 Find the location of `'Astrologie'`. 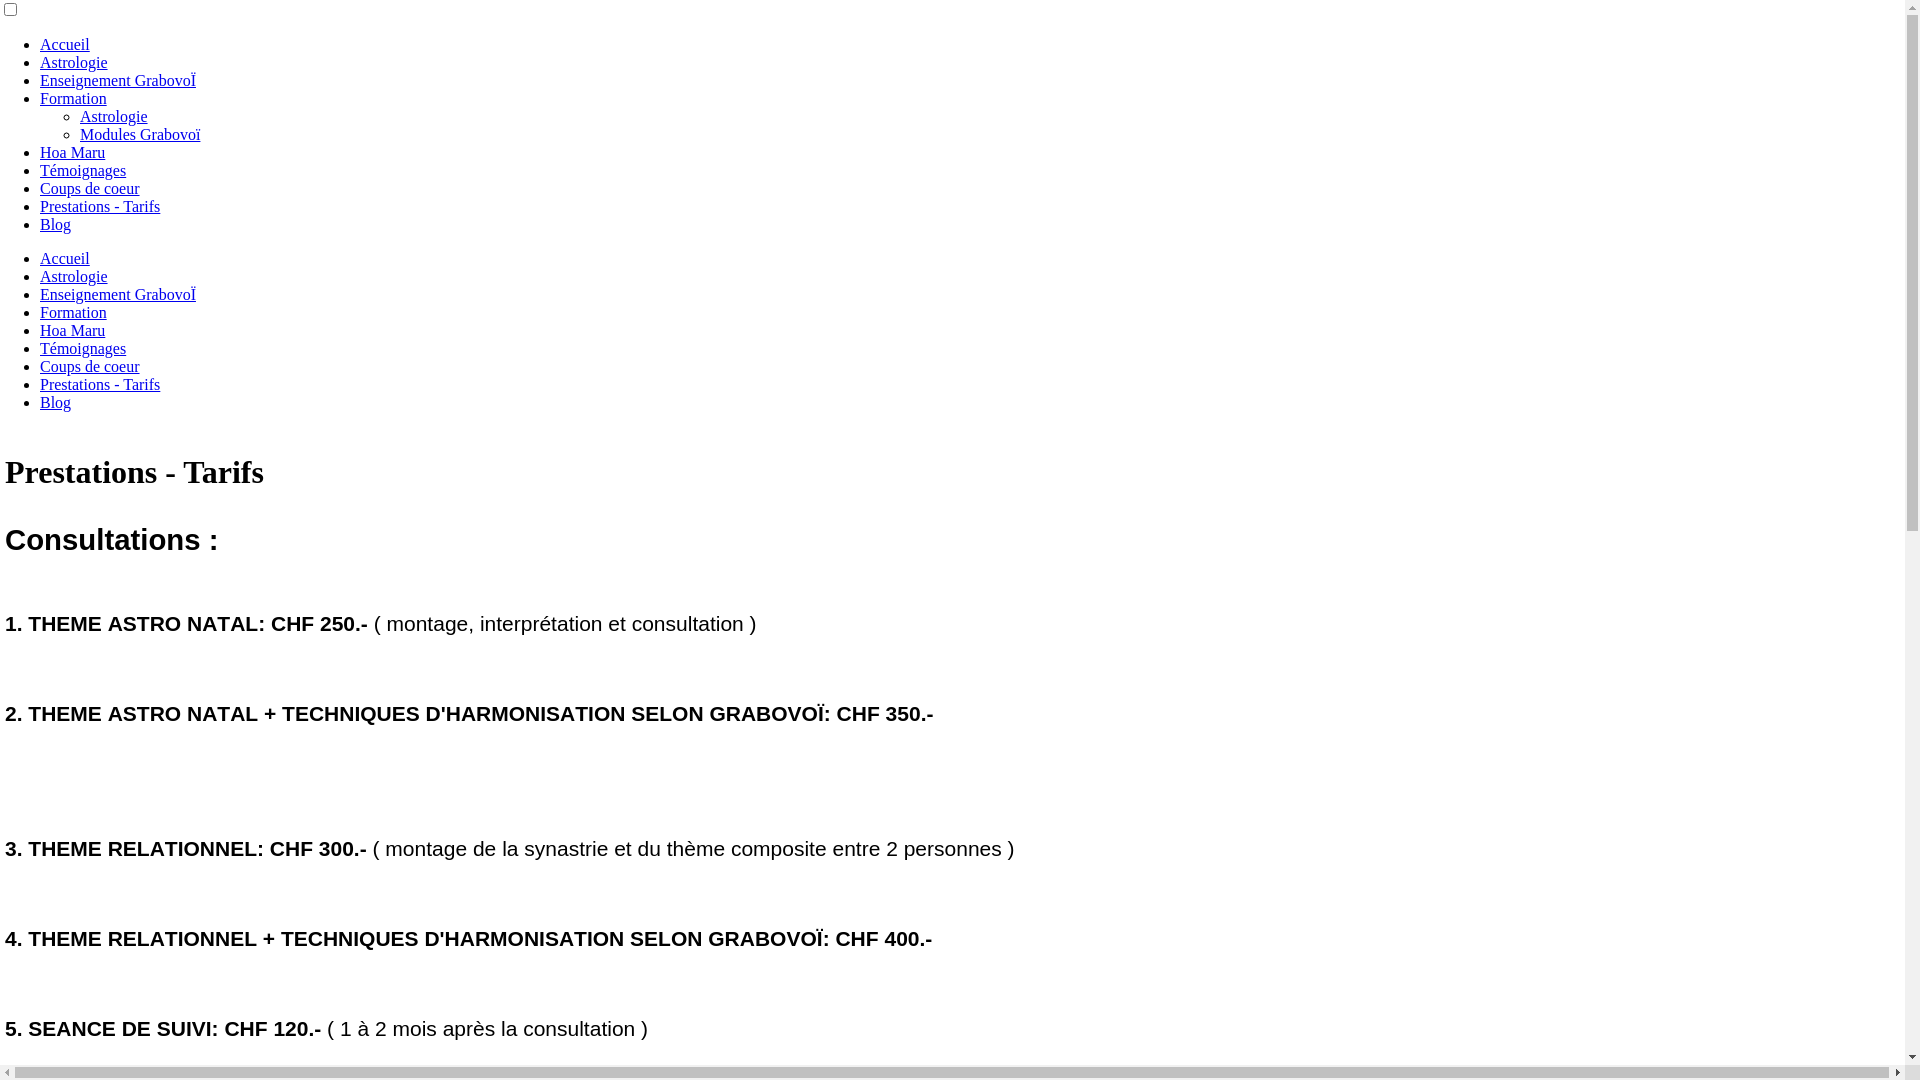

'Astrologie' is located at coordinates (39, 61).